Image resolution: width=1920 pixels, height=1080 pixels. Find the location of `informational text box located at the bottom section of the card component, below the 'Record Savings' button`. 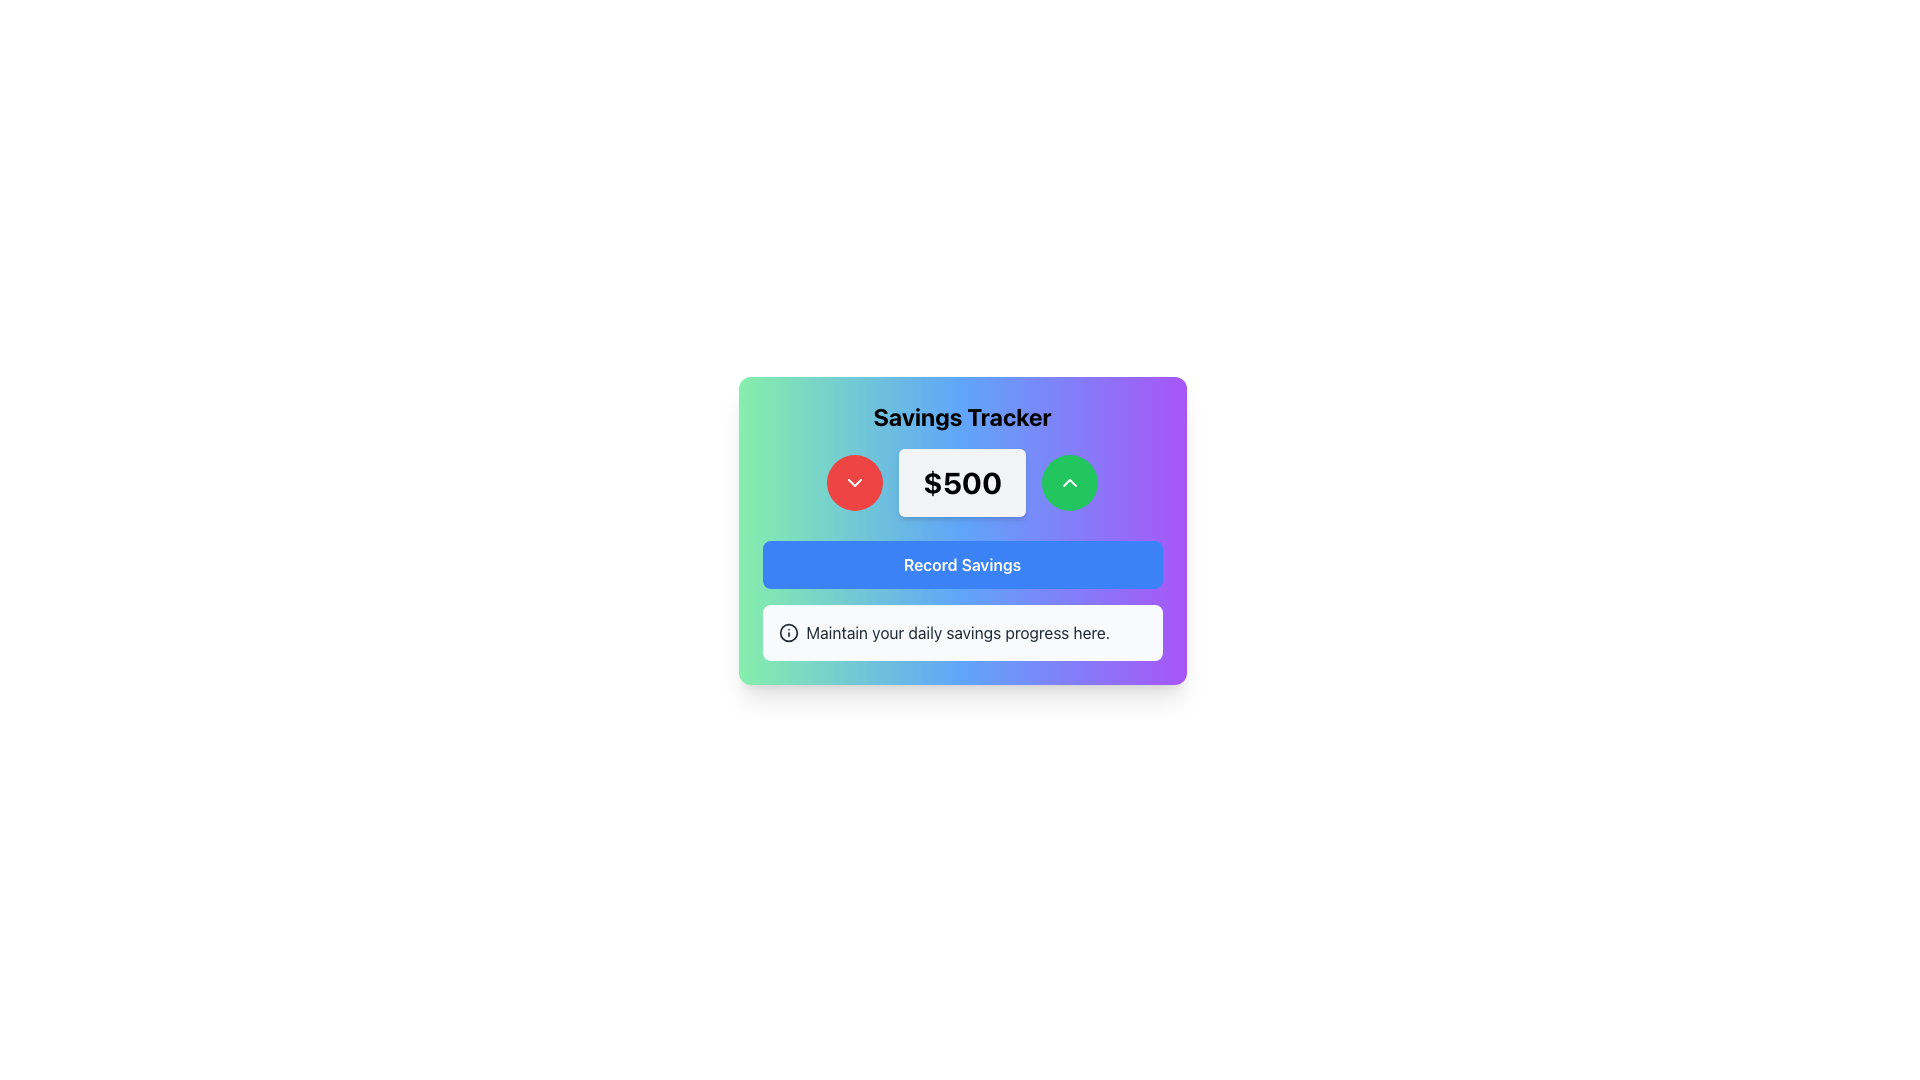

informational text box located at the bottom section of the card component, below the 'Record Savings' button is located at coordinates (962, 632).